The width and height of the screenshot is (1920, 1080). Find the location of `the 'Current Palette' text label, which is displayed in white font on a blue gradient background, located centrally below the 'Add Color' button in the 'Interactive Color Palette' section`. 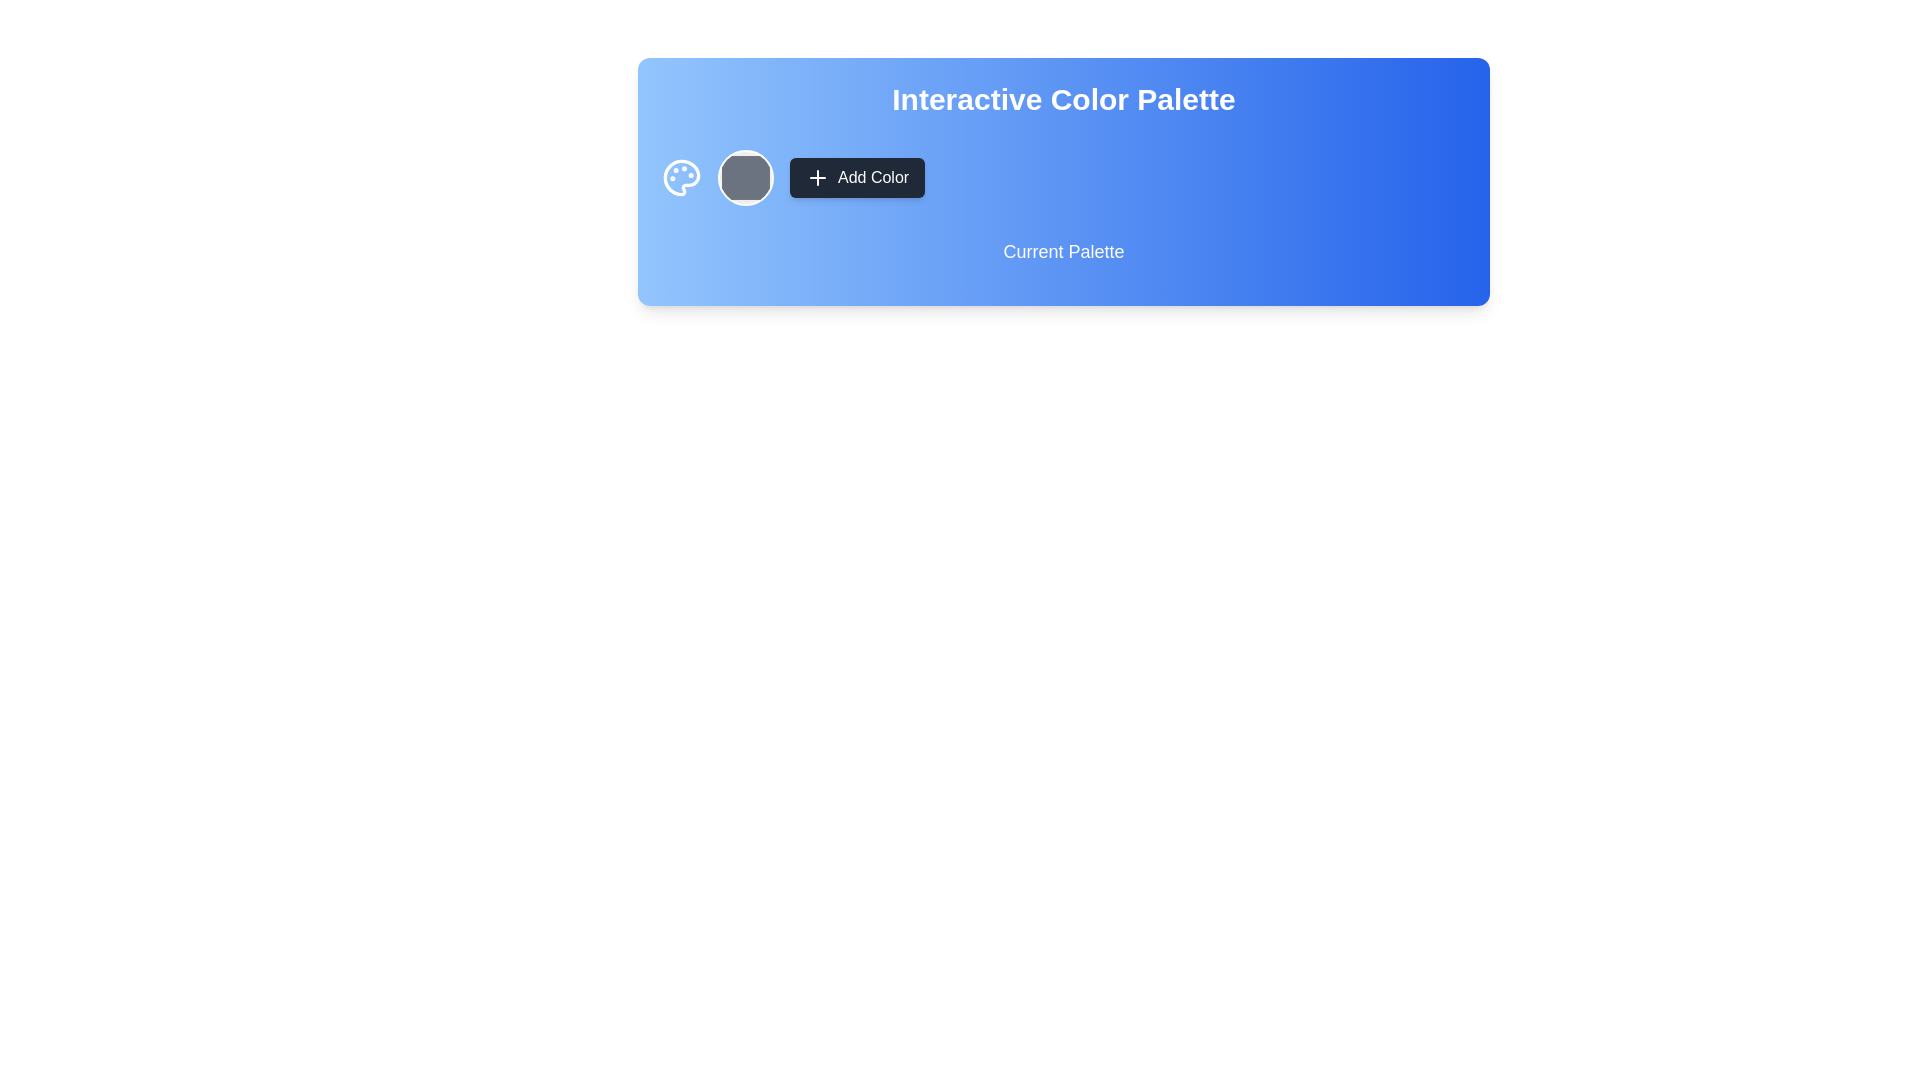

the 'Current Palette' text label, which is displayed in white font on a blue gradient background, located centrally below the 'Add Color' button in the 'Interactive Color Palette' section is located at coordinates (1063, 258).